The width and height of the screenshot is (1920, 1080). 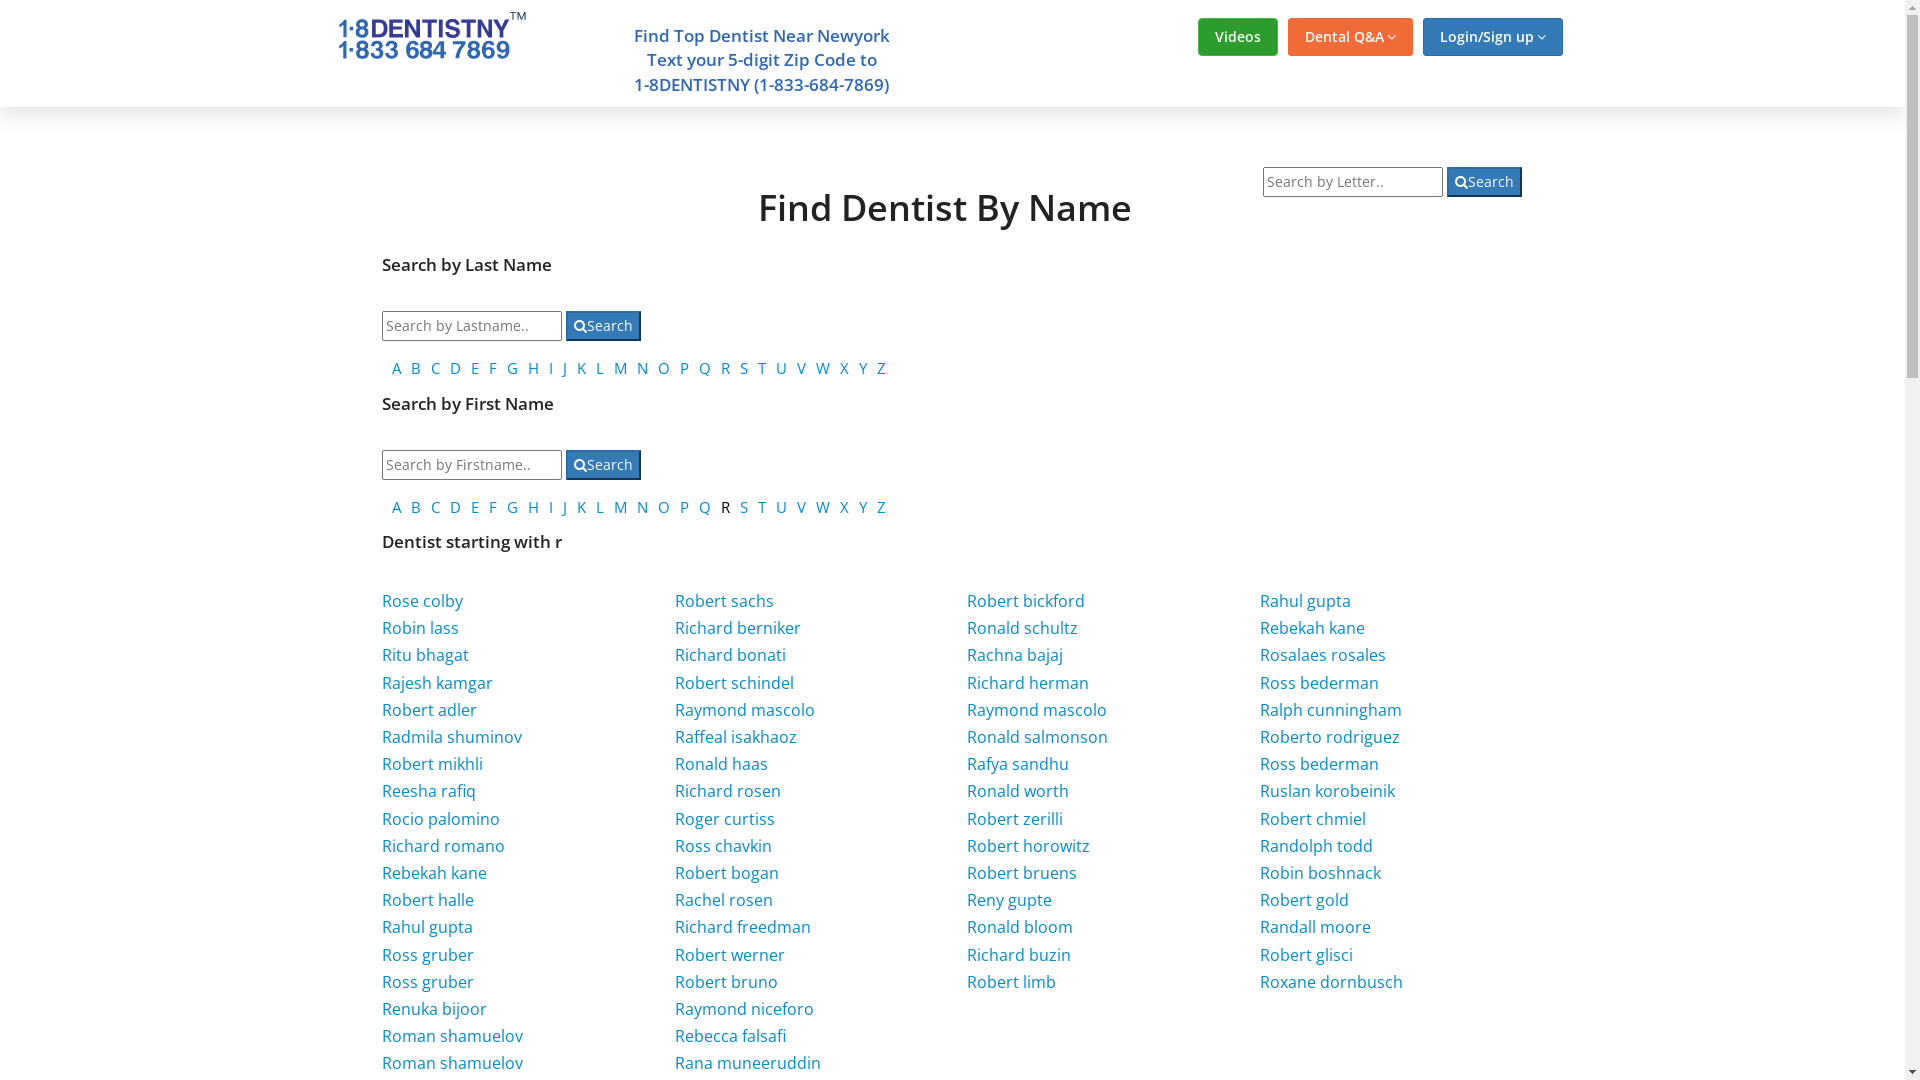 What do you see at coordinates (396, 367) in the screenshot?
I see `'A'` at bounding box center [396, 367].